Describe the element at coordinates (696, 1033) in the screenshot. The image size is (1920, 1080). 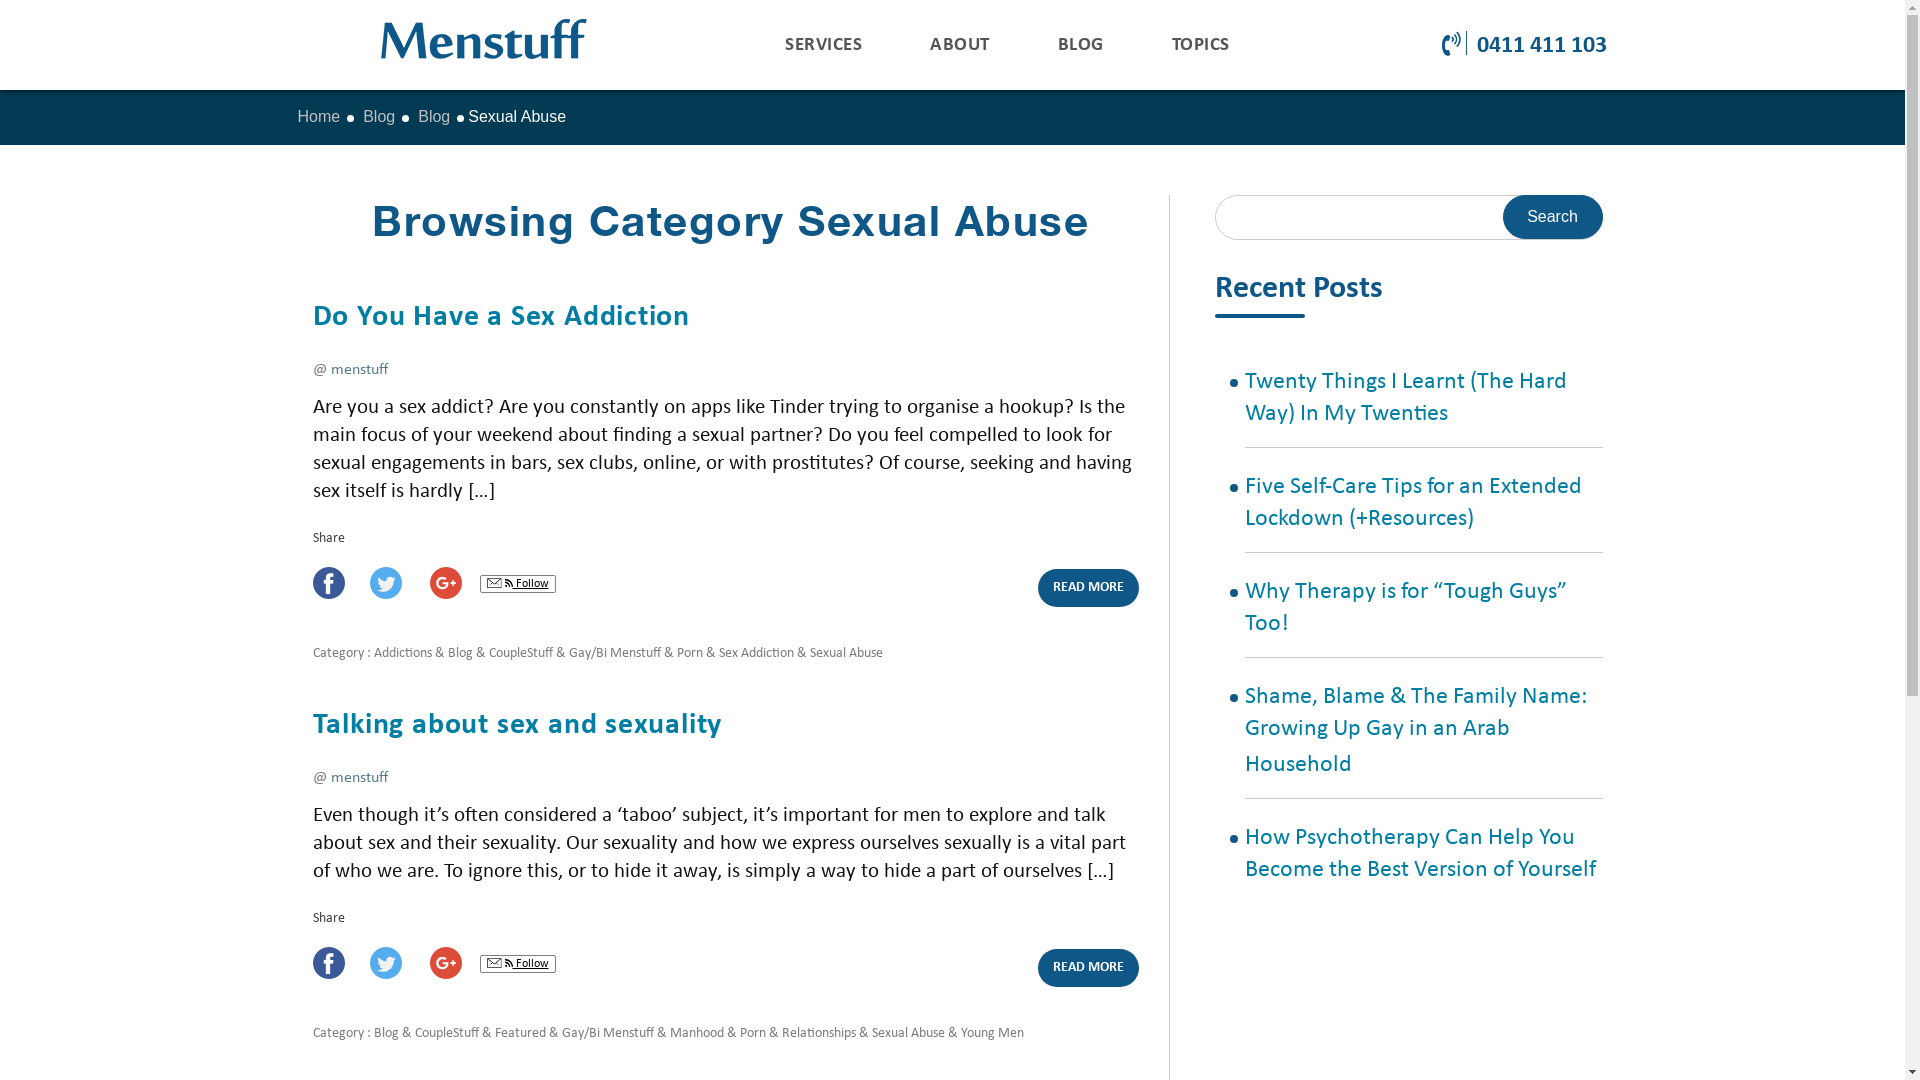
I see `'Manhood'` at that location.